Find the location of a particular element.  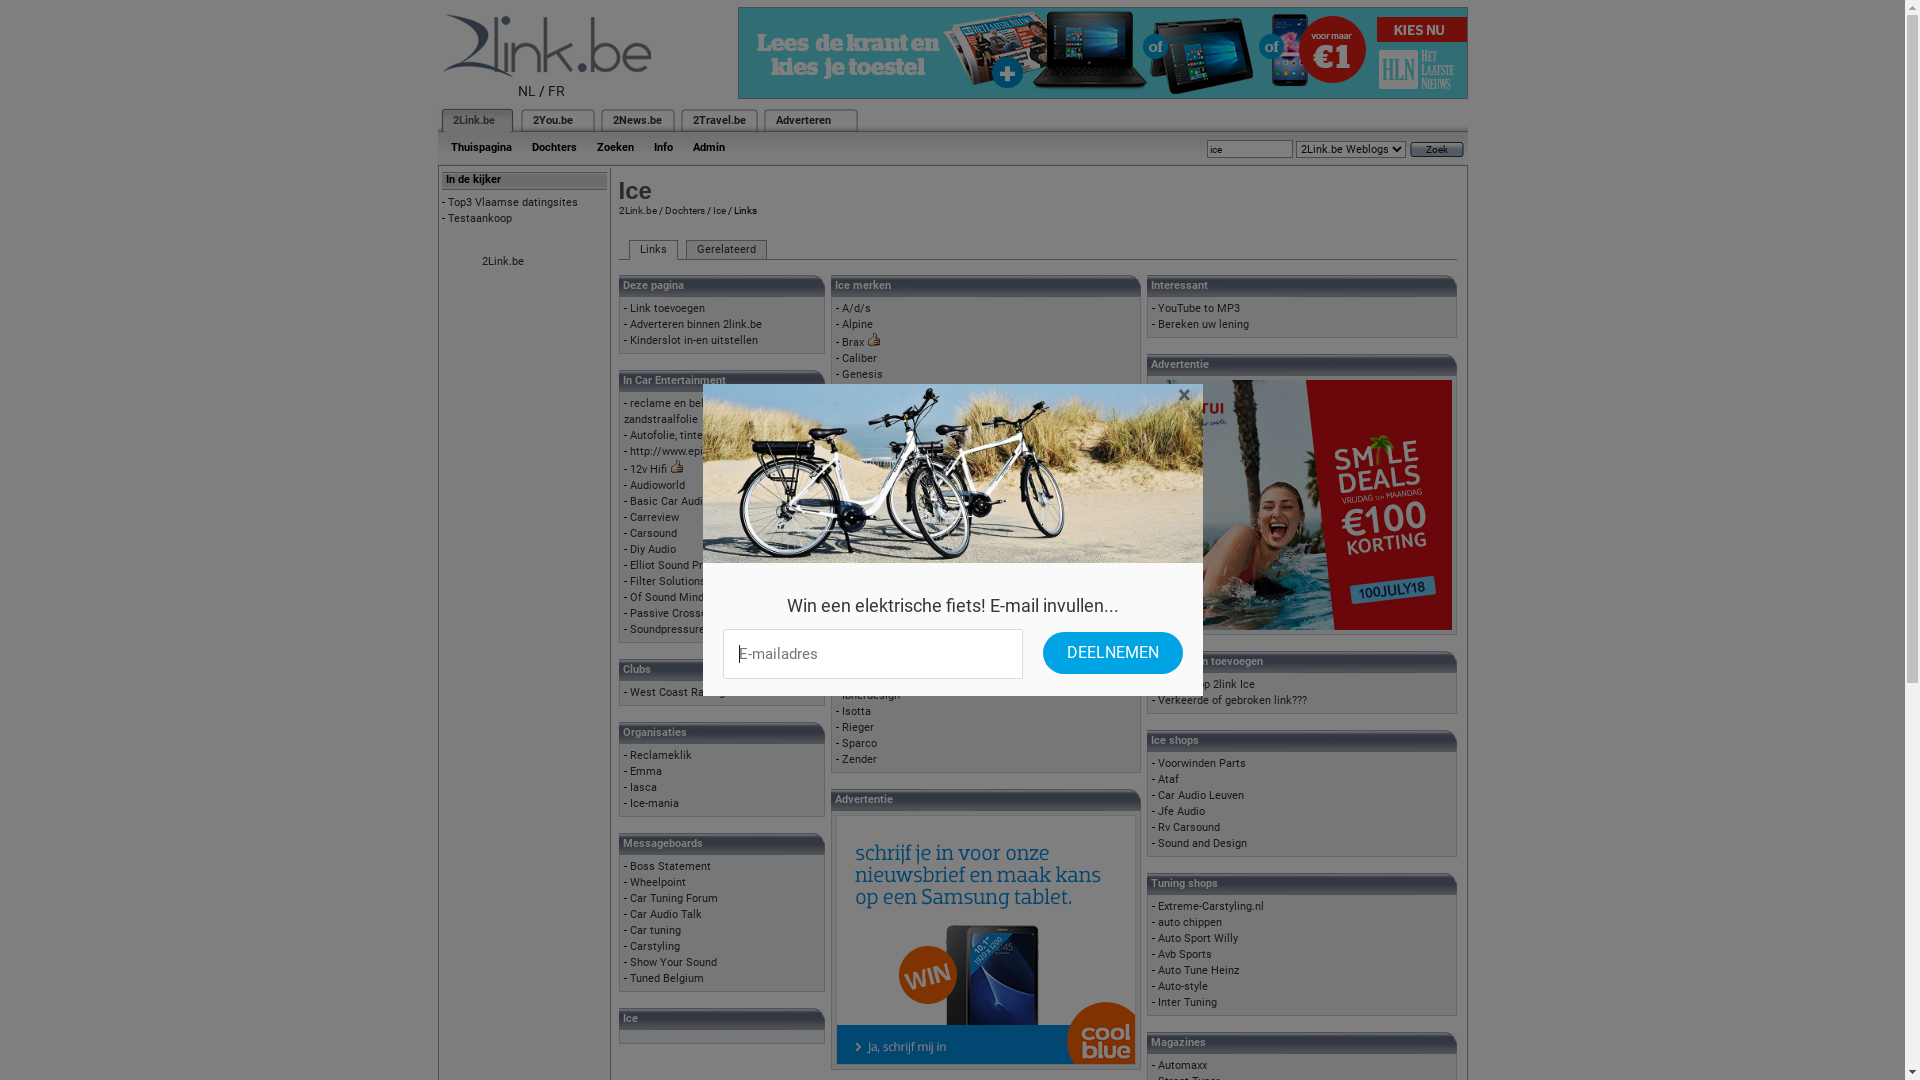

'Car Audio Talk' is located at coordinates (666, 914).